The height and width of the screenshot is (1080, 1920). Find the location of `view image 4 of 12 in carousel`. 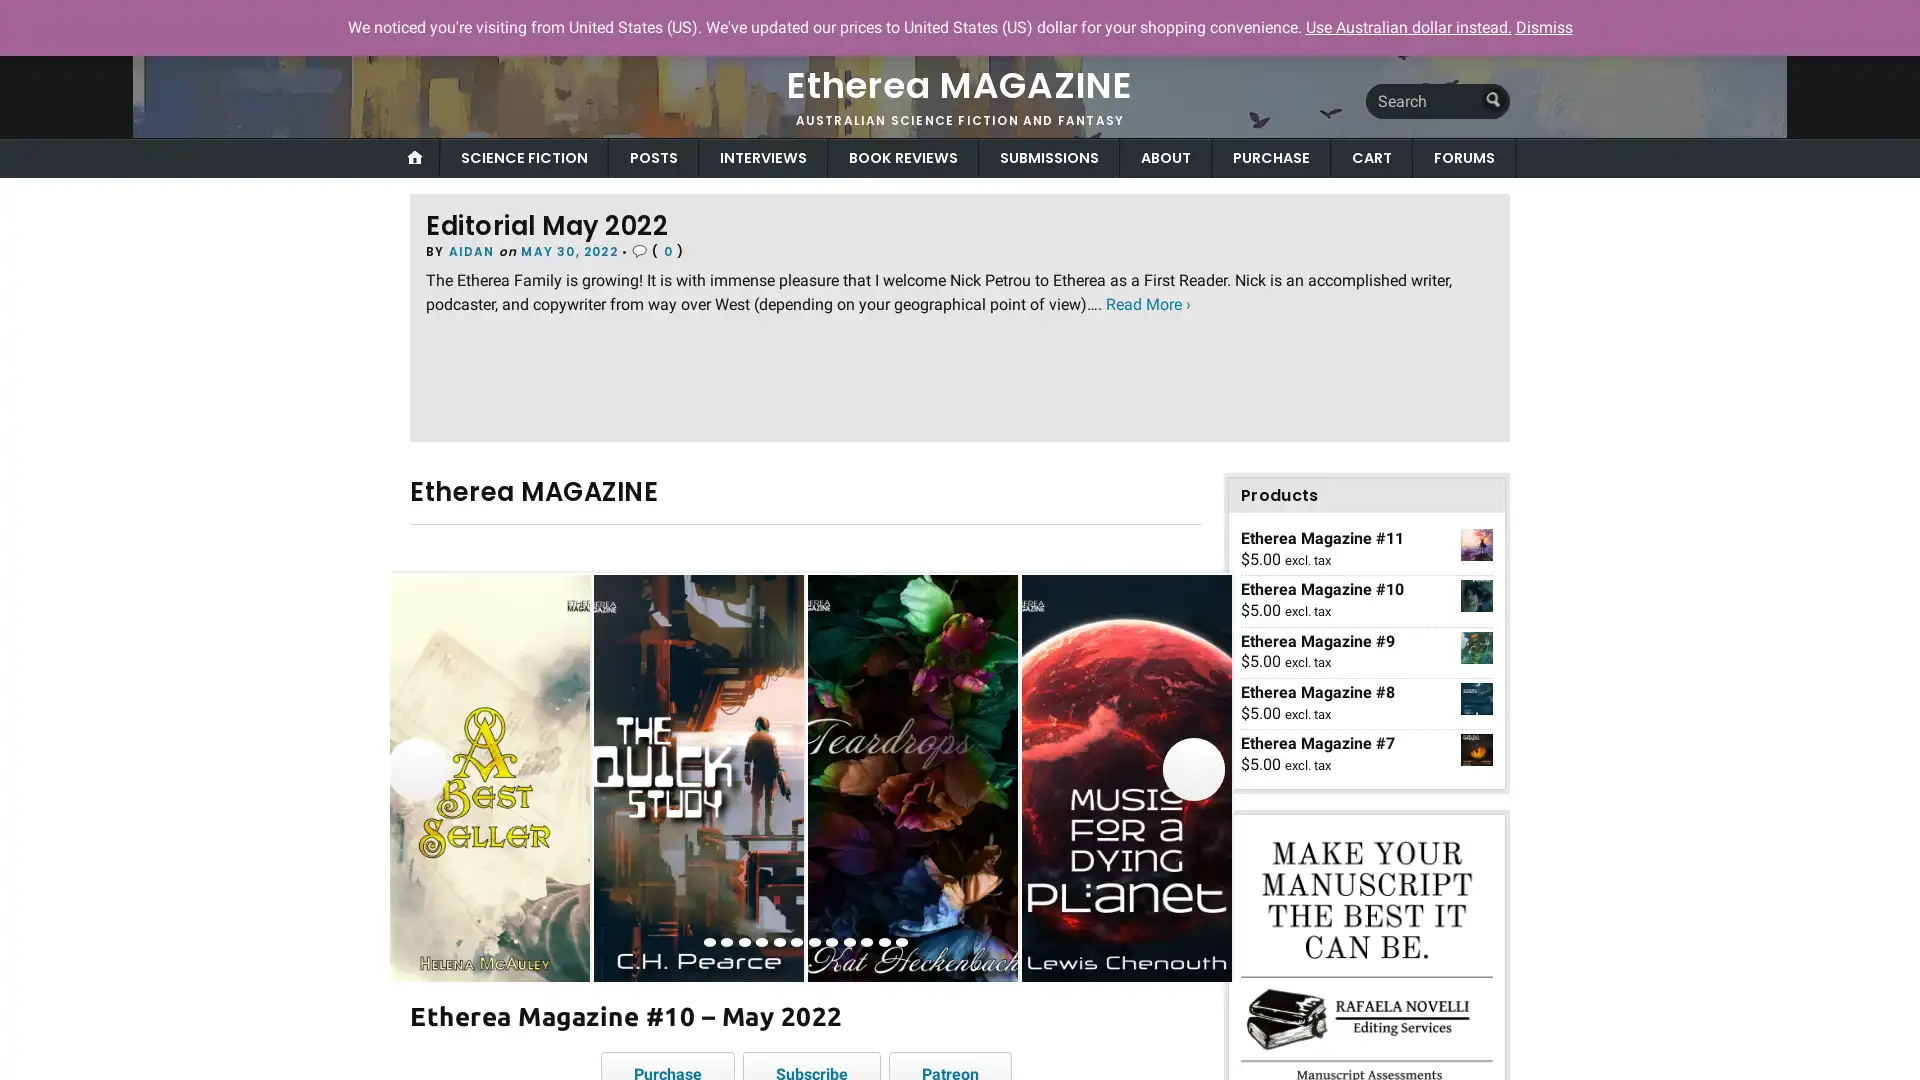

view image 4 of 12 in carousel is located at coordinates (761, 941).